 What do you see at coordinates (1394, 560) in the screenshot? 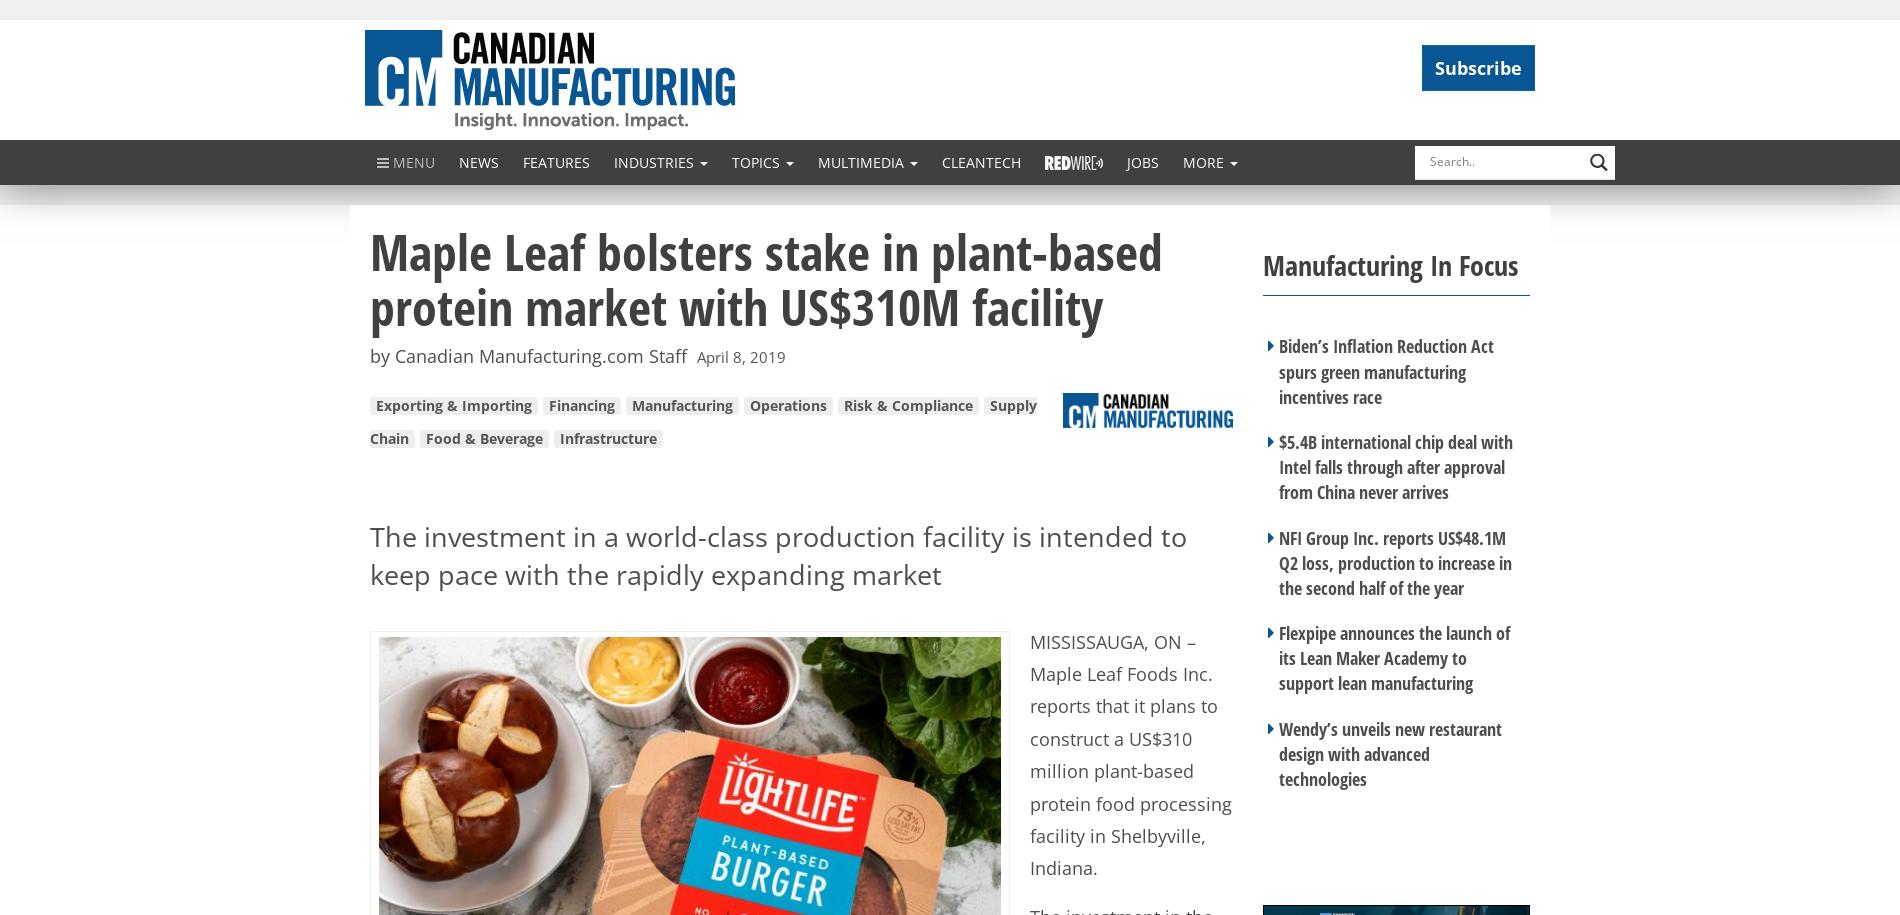
I see `'NFI Group Inc. reports US$48.1M Q2 loss, production to increase in the second half of the year'` at bounding box center [1394, 560].